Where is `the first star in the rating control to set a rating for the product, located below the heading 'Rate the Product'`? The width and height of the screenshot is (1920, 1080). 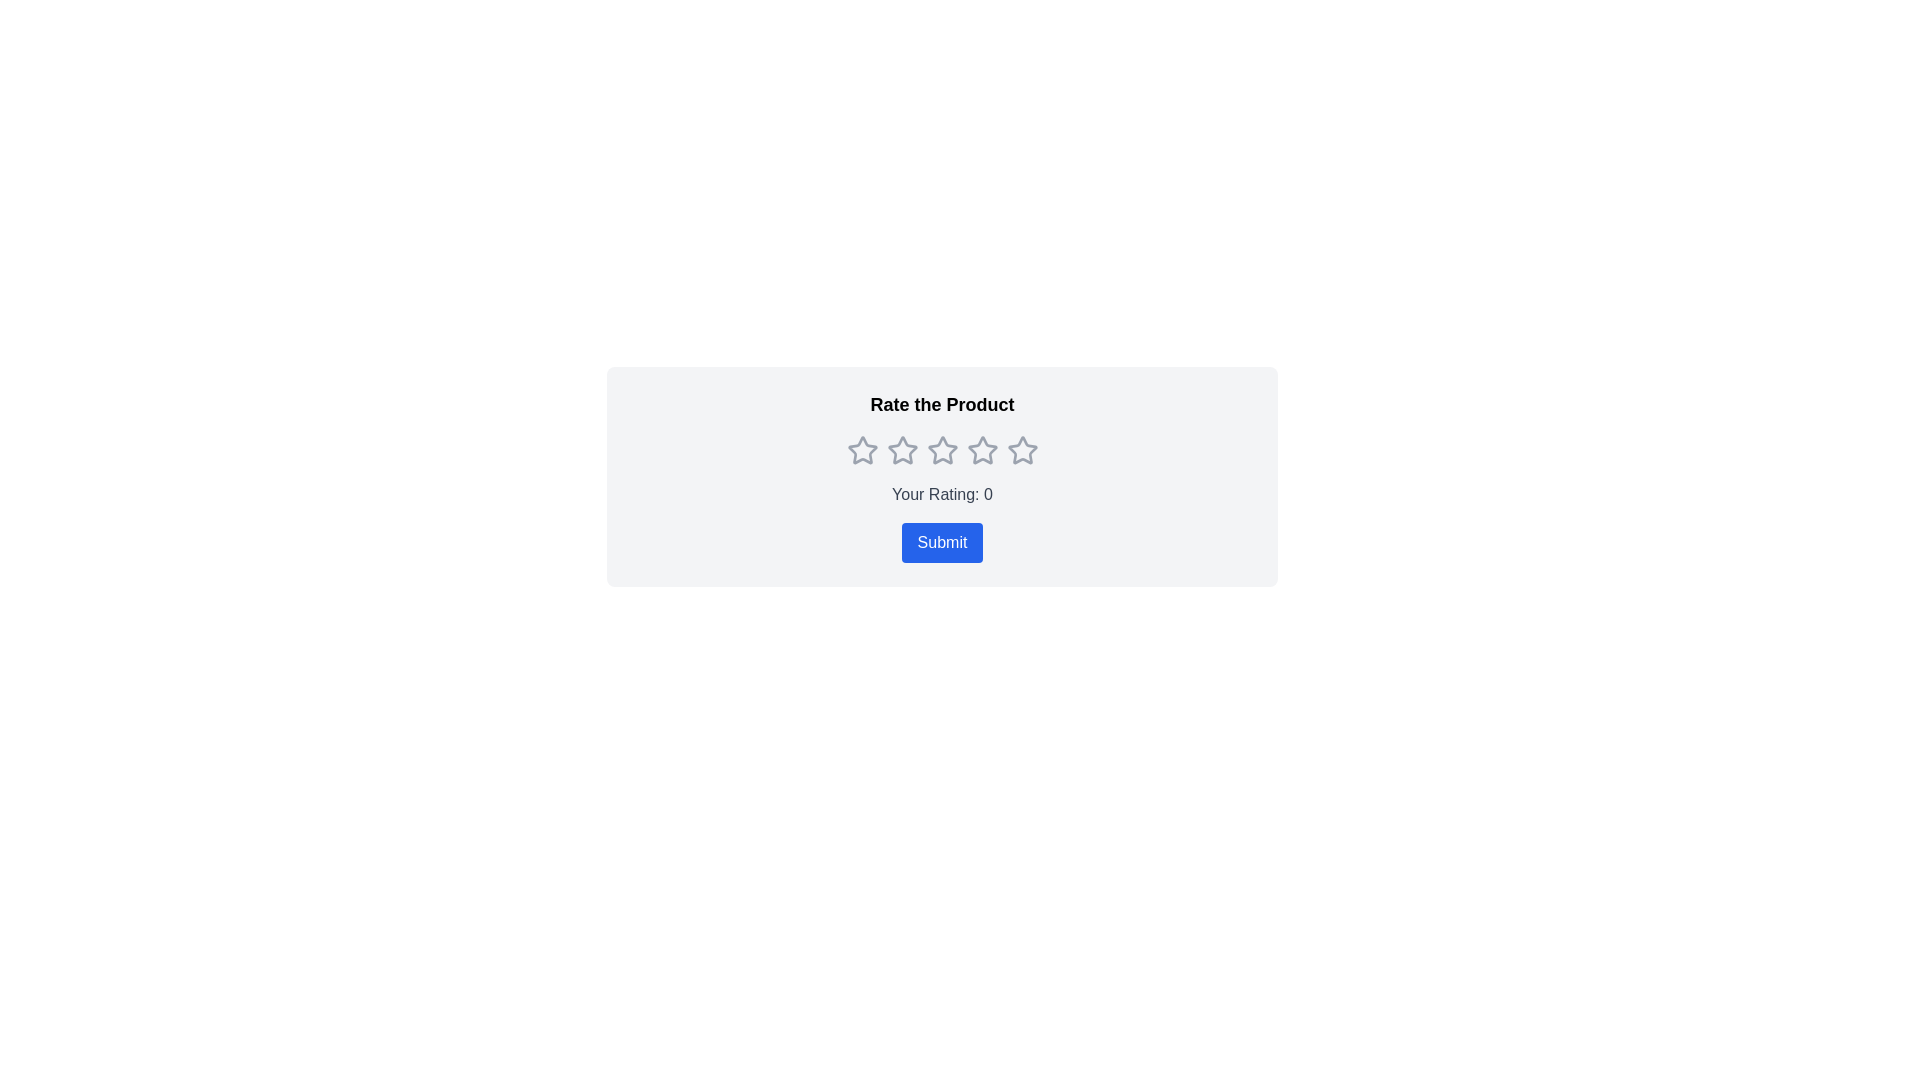
the first star in the rating control to set a rating for the product, located below the heading 'Rate the Product' is located at coordinates (862, 451).